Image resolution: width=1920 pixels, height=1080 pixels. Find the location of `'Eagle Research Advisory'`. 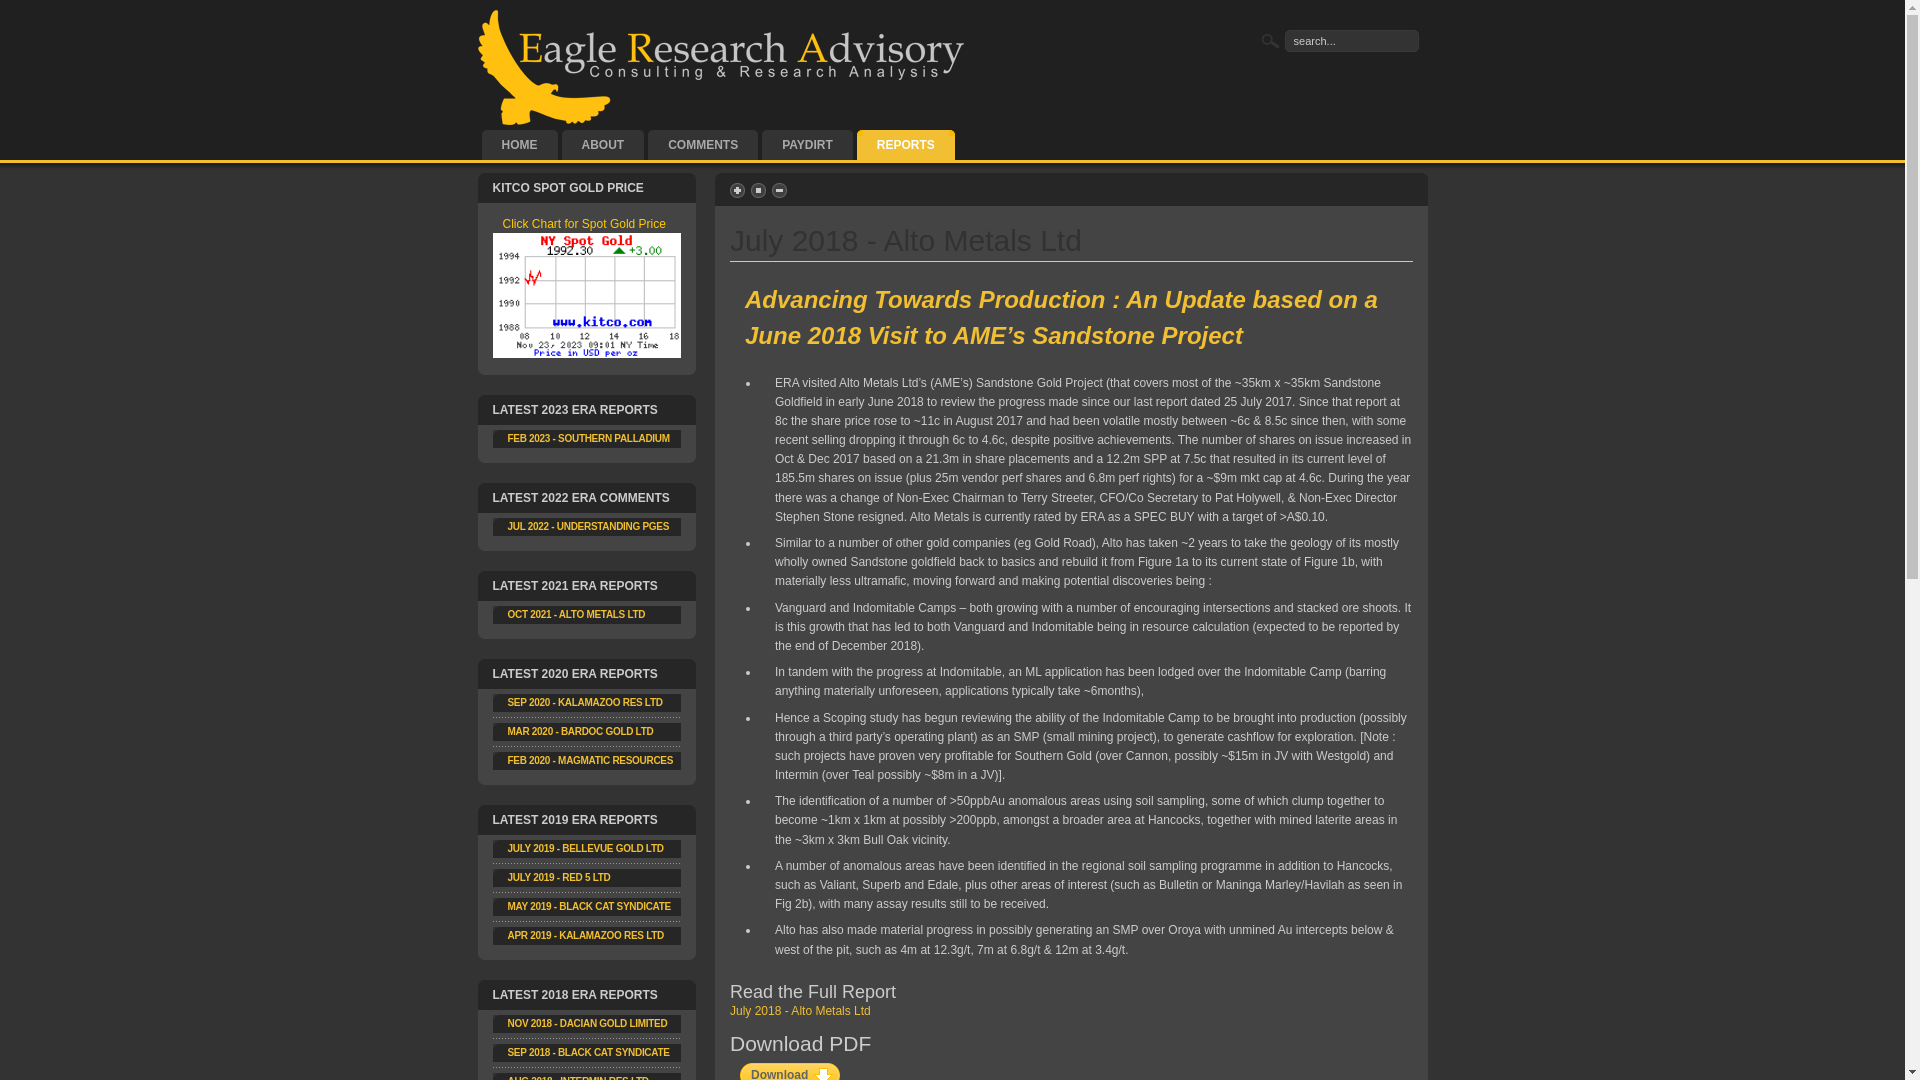

'Eagle Research Advisory' is located at coordinates (722, 67).